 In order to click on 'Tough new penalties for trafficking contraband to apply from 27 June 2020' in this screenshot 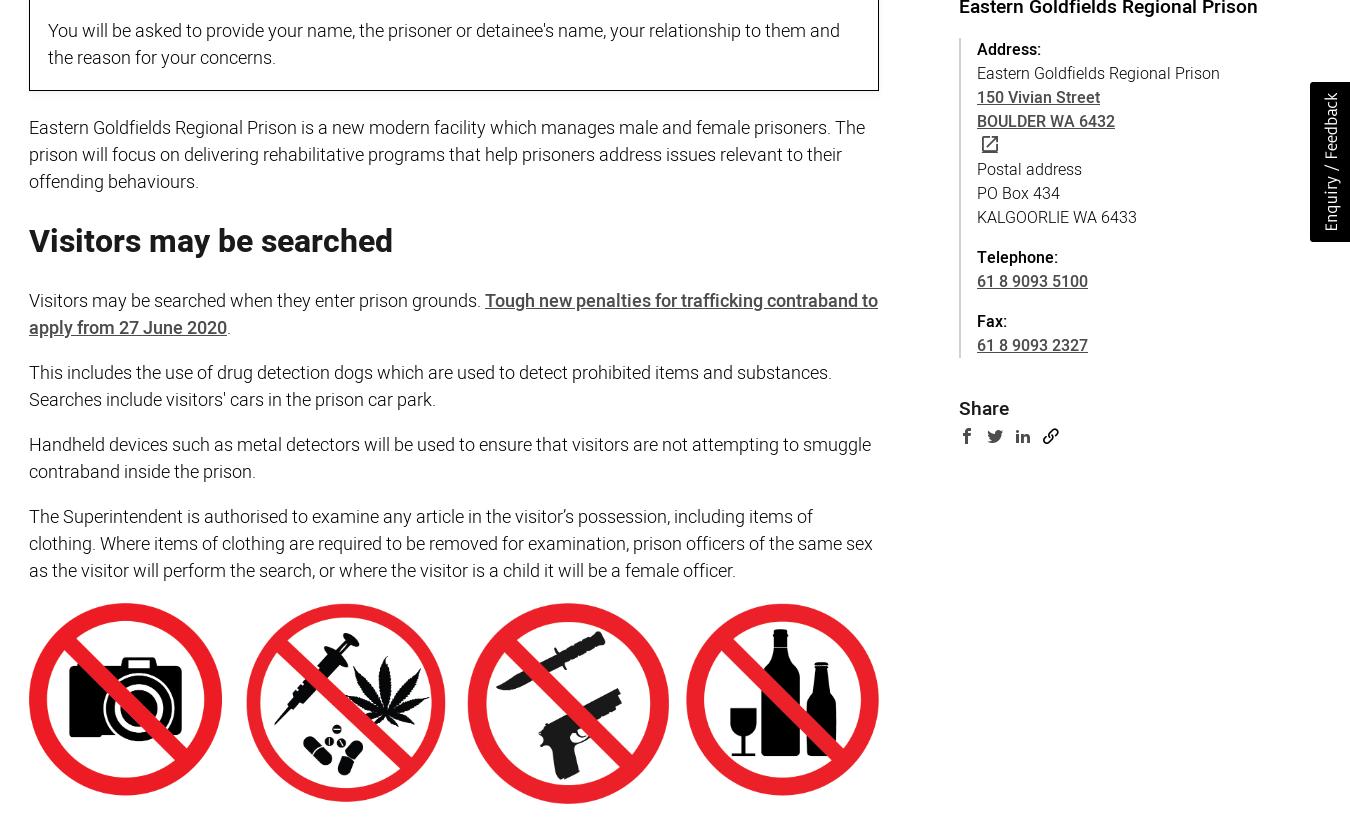, I will do `click(452, 312)`.